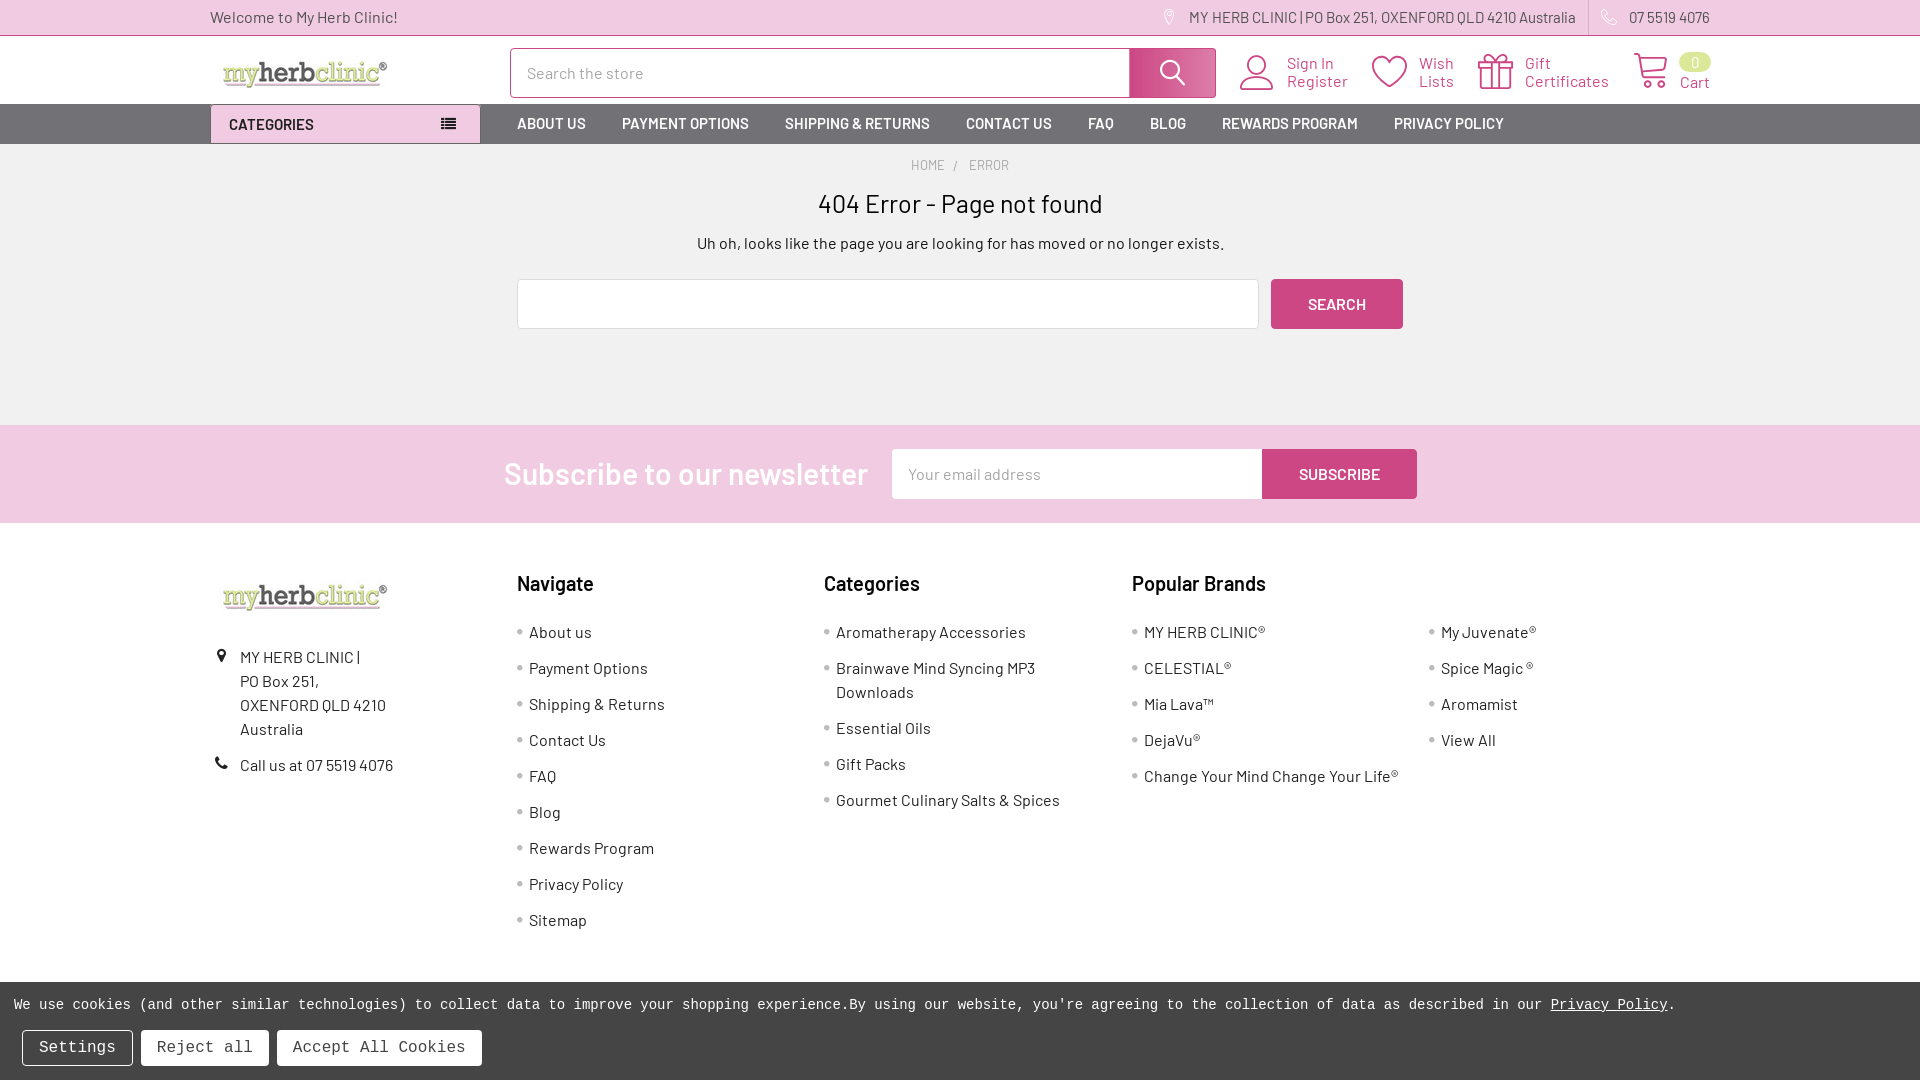 Image resolution: width=1920 pixels, height=1080 pixels. I want to click on 'PAYMENT OPTIONS', so click(685, 123).